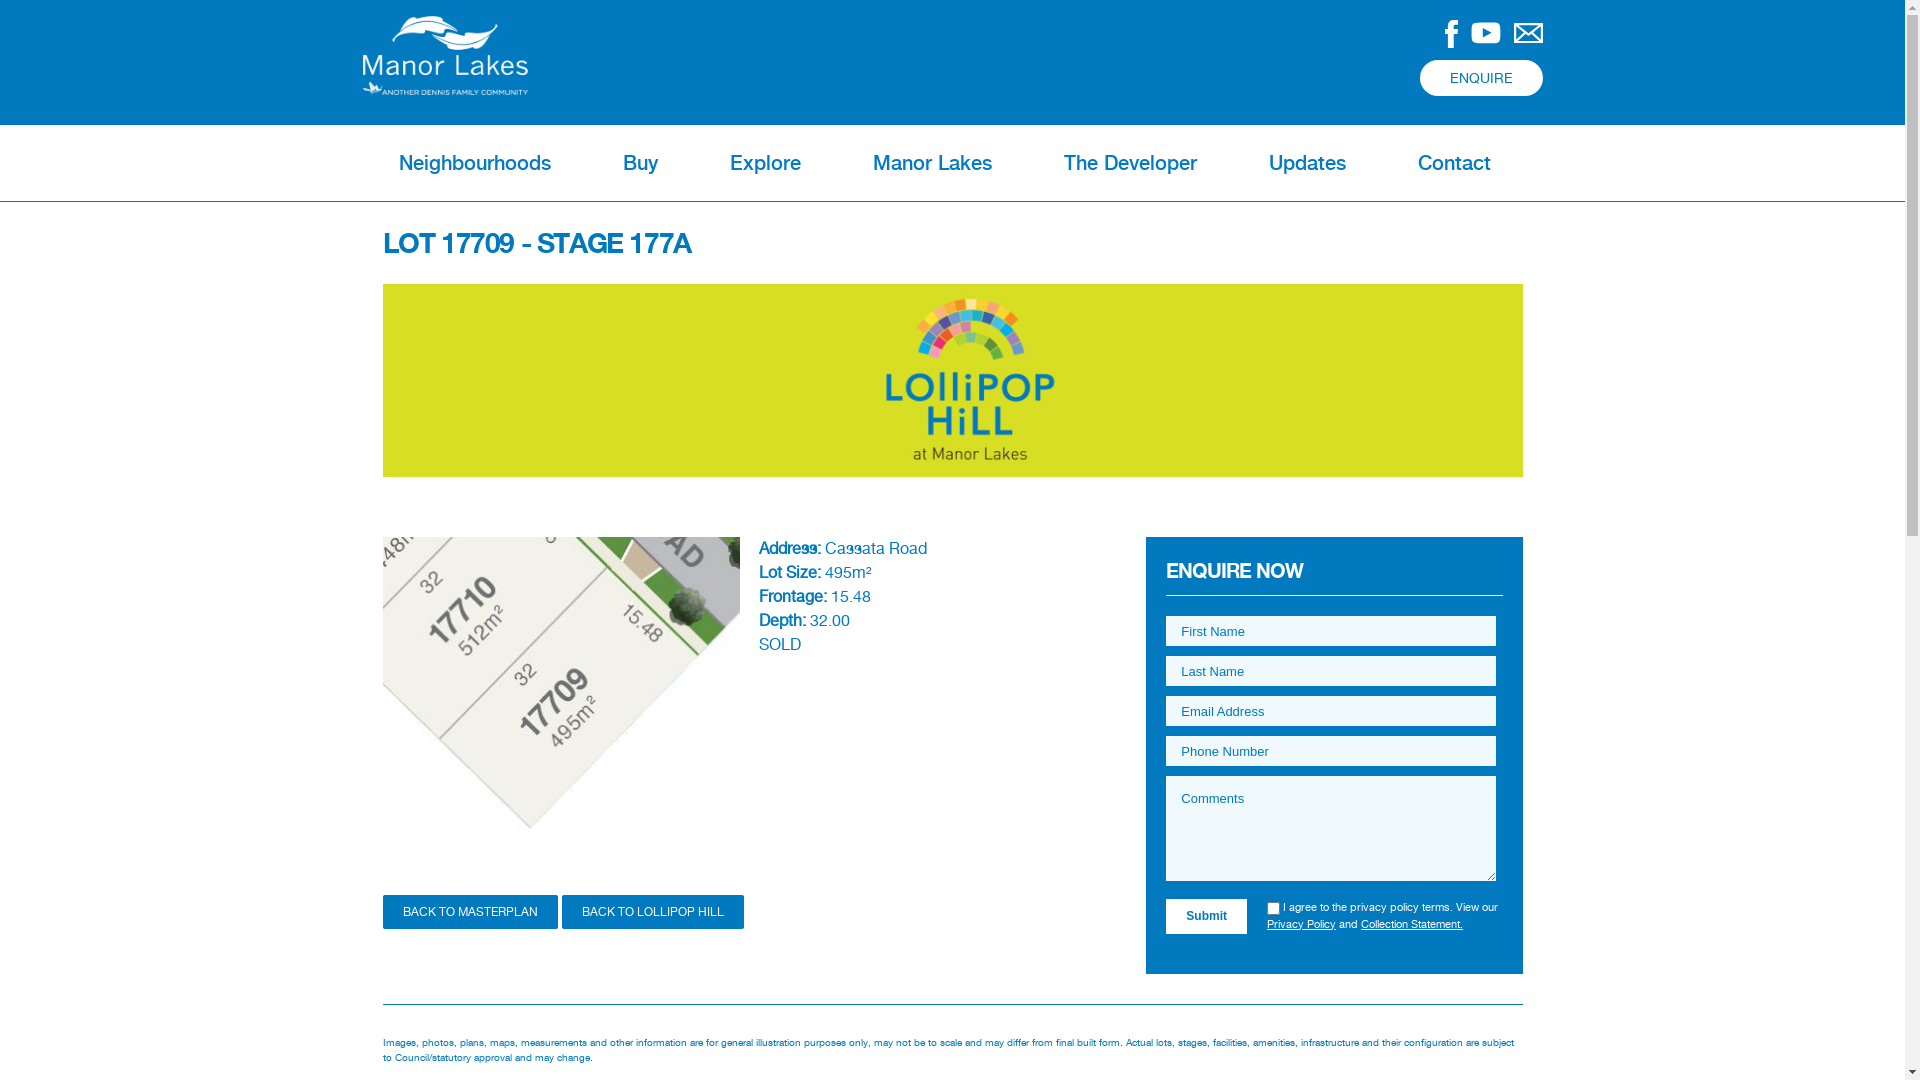  What do you see at coordinates (1306, 161) in the screenshot?
I see `'Updates'` at bounding box center [1306, 161].